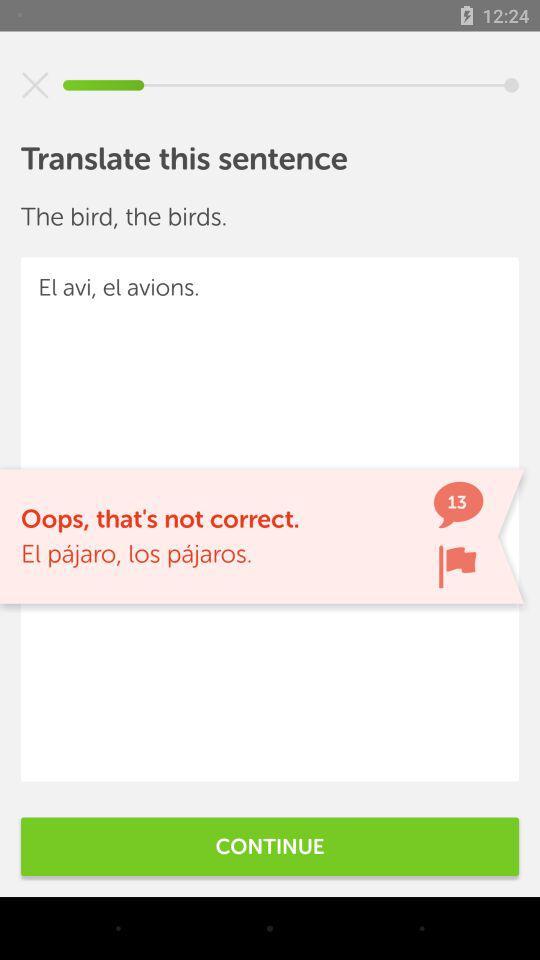 Image resolution: width=540 pixels, height=960 pixels. Describe the element at coordinates (35, 85) in the screenshot. I see `tab` at that location.